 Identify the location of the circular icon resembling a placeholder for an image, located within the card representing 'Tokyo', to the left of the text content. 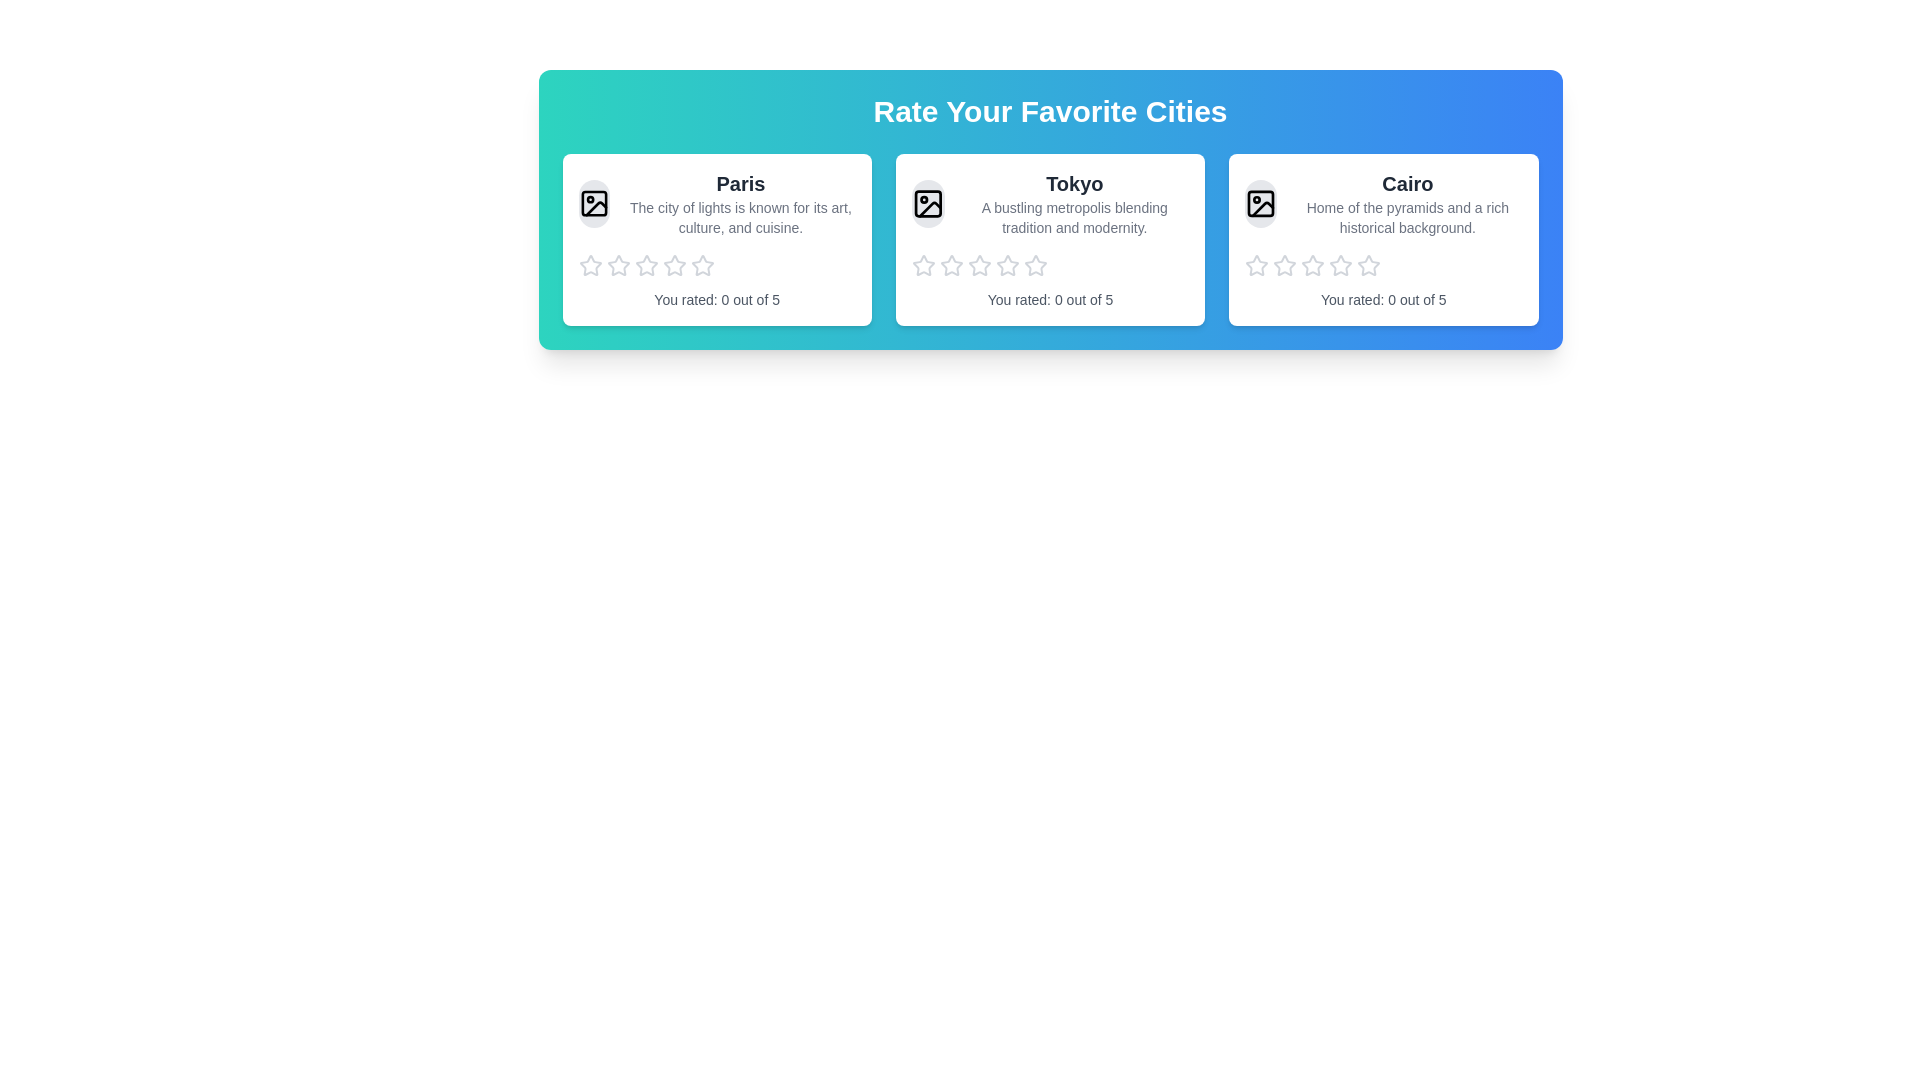
(927, 204).